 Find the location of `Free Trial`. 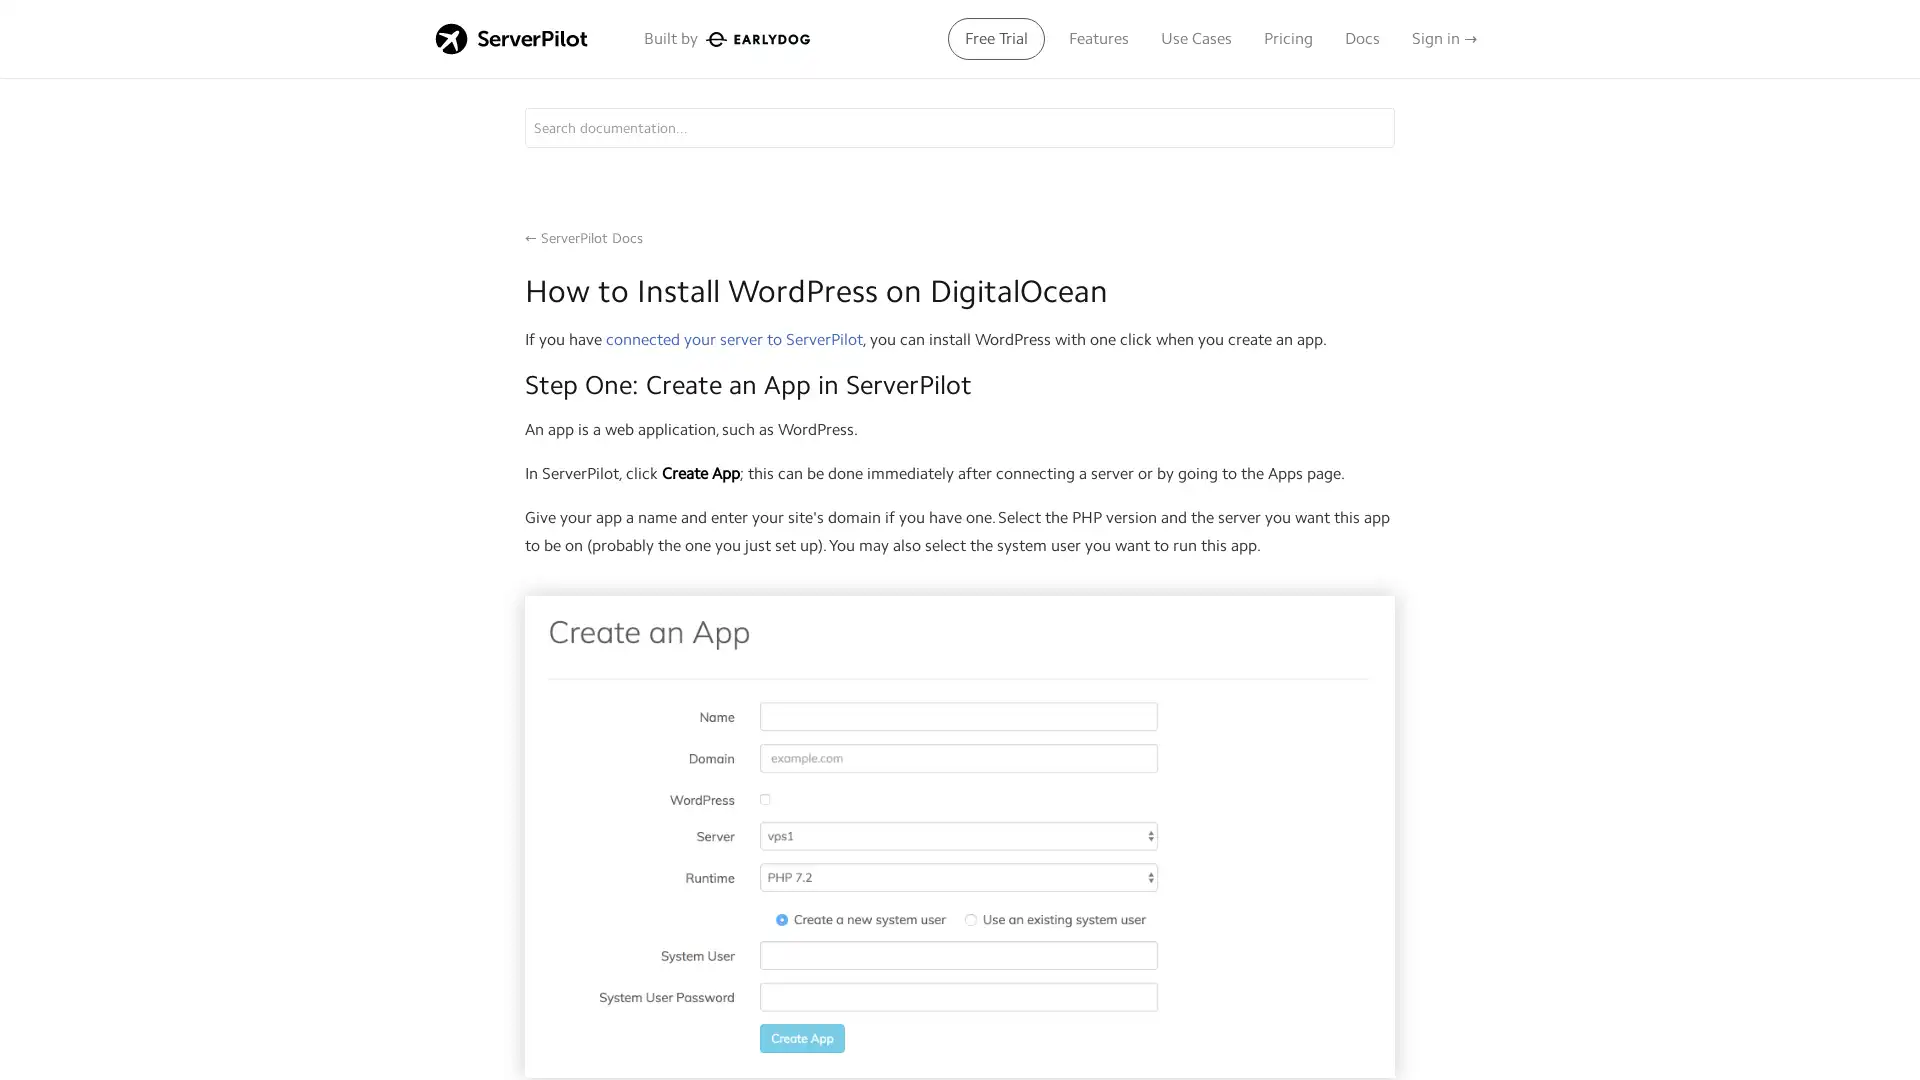

Free Trial is located at coordinates (996, 38).